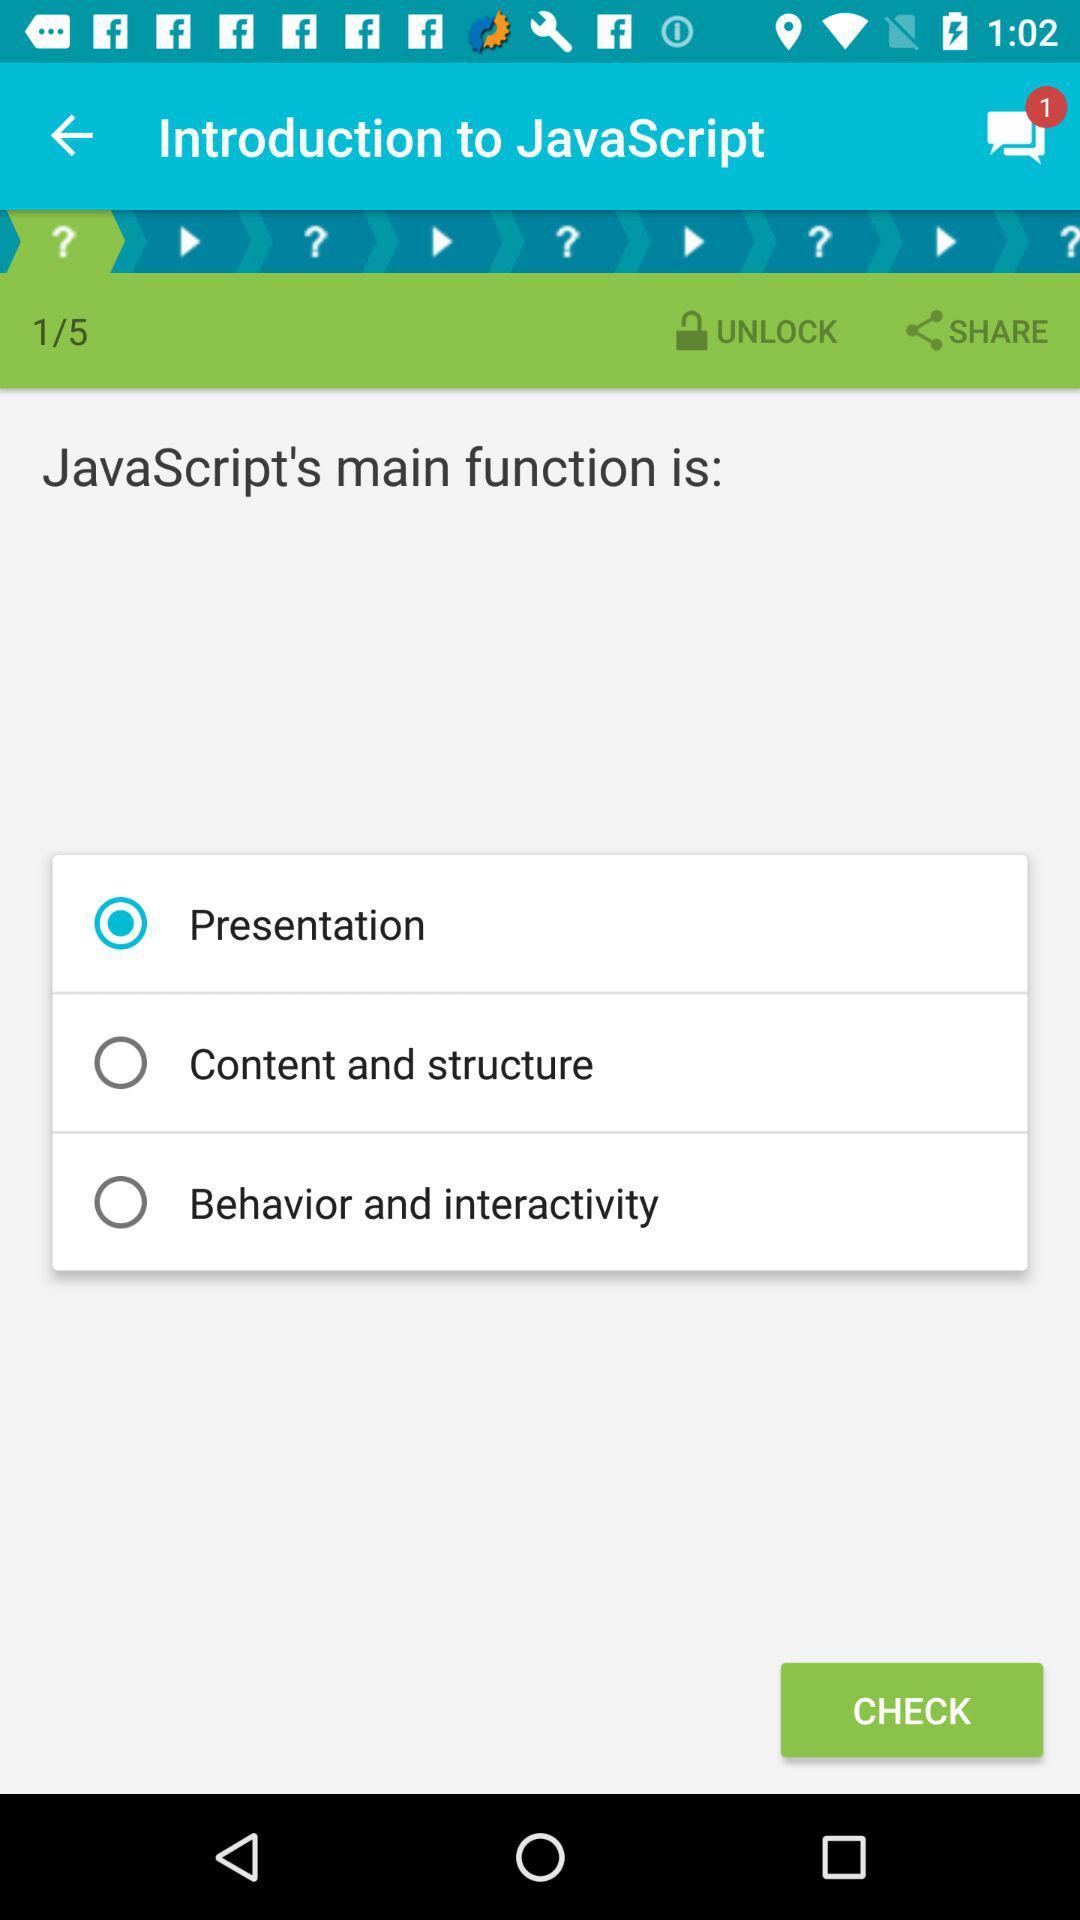 The width and height of the screenshot is (1080, 1920). Describe the element at coordinates (439, 240) in the screenshot. I see `the play icon` at that location.